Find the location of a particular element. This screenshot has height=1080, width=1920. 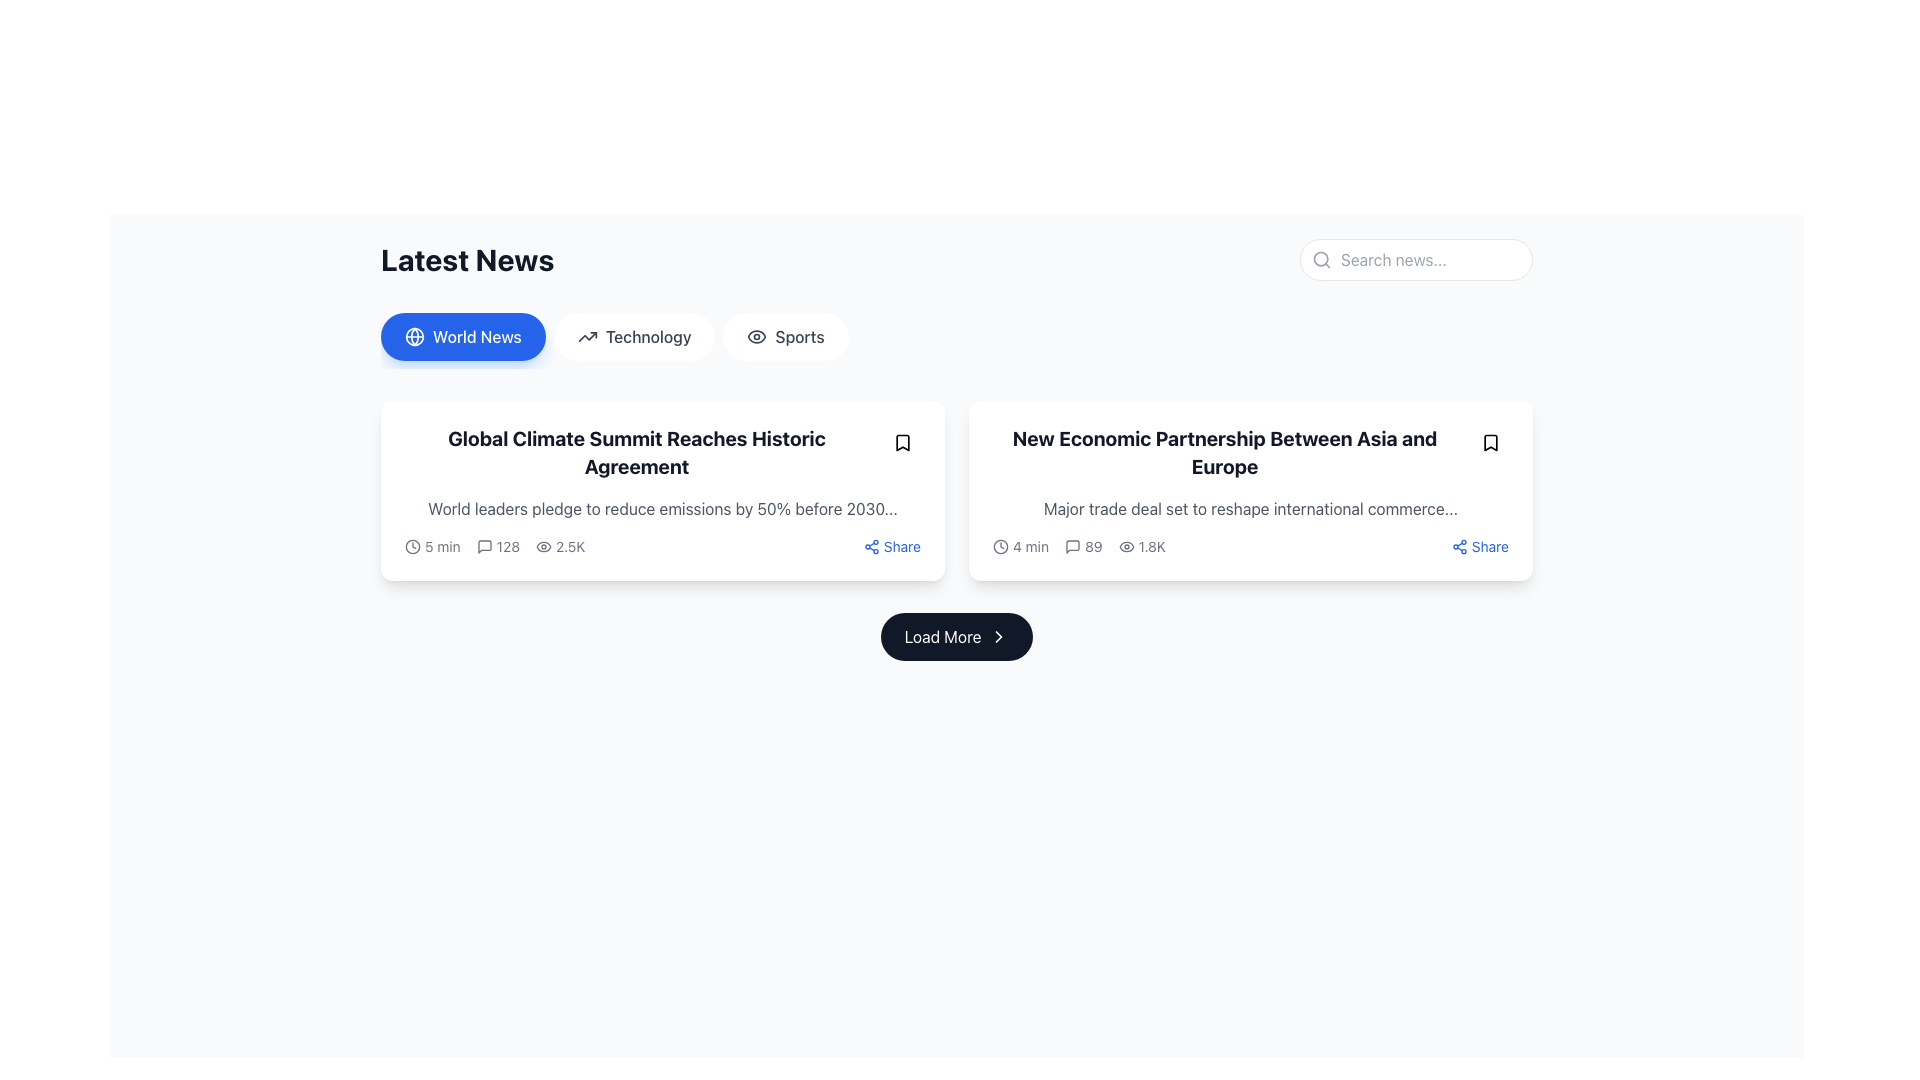

the speech bubble icon that displays the number of comments associated with the news article titled 'Global Climate Summit Reaches Historic Agreement', located between the '5 min' element and the '2.5K' element is located at coordinates (495, 547).